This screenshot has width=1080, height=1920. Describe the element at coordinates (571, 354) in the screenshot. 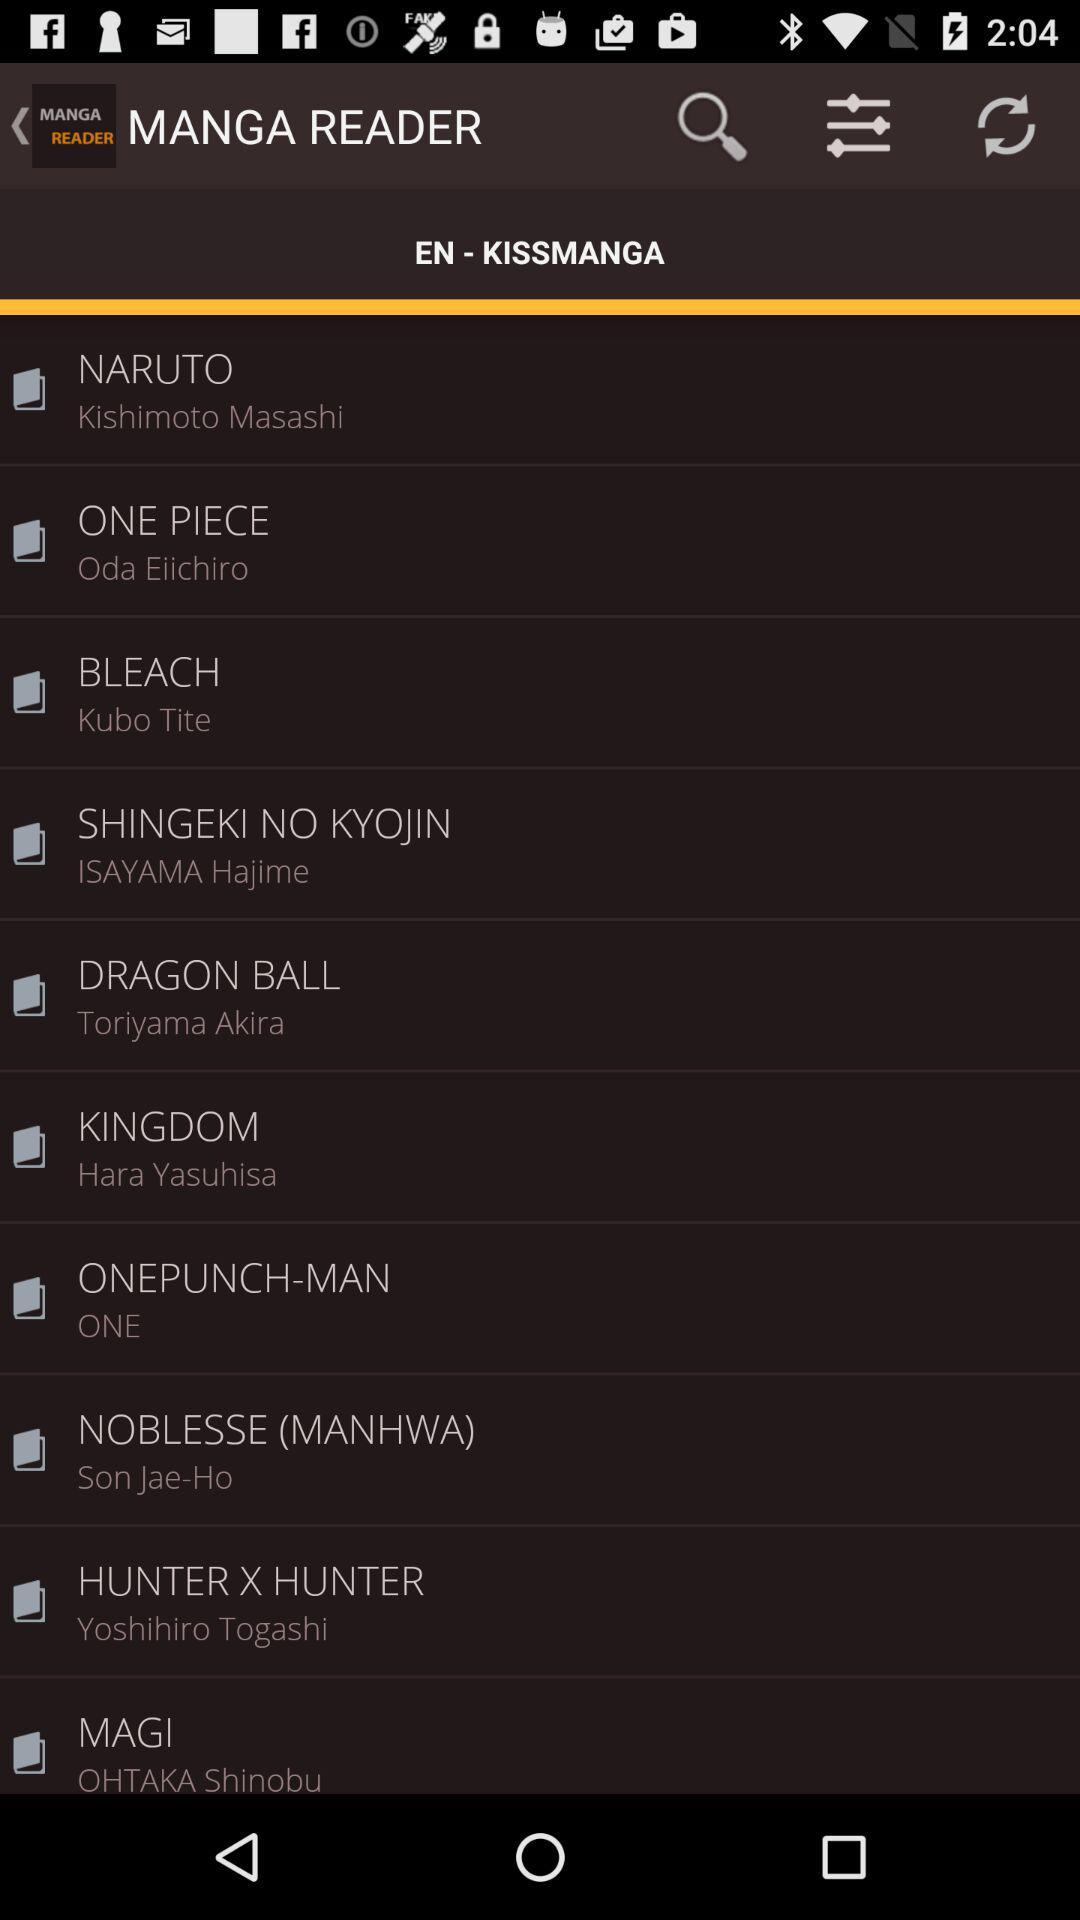

I see `the naruto icon` at that location.